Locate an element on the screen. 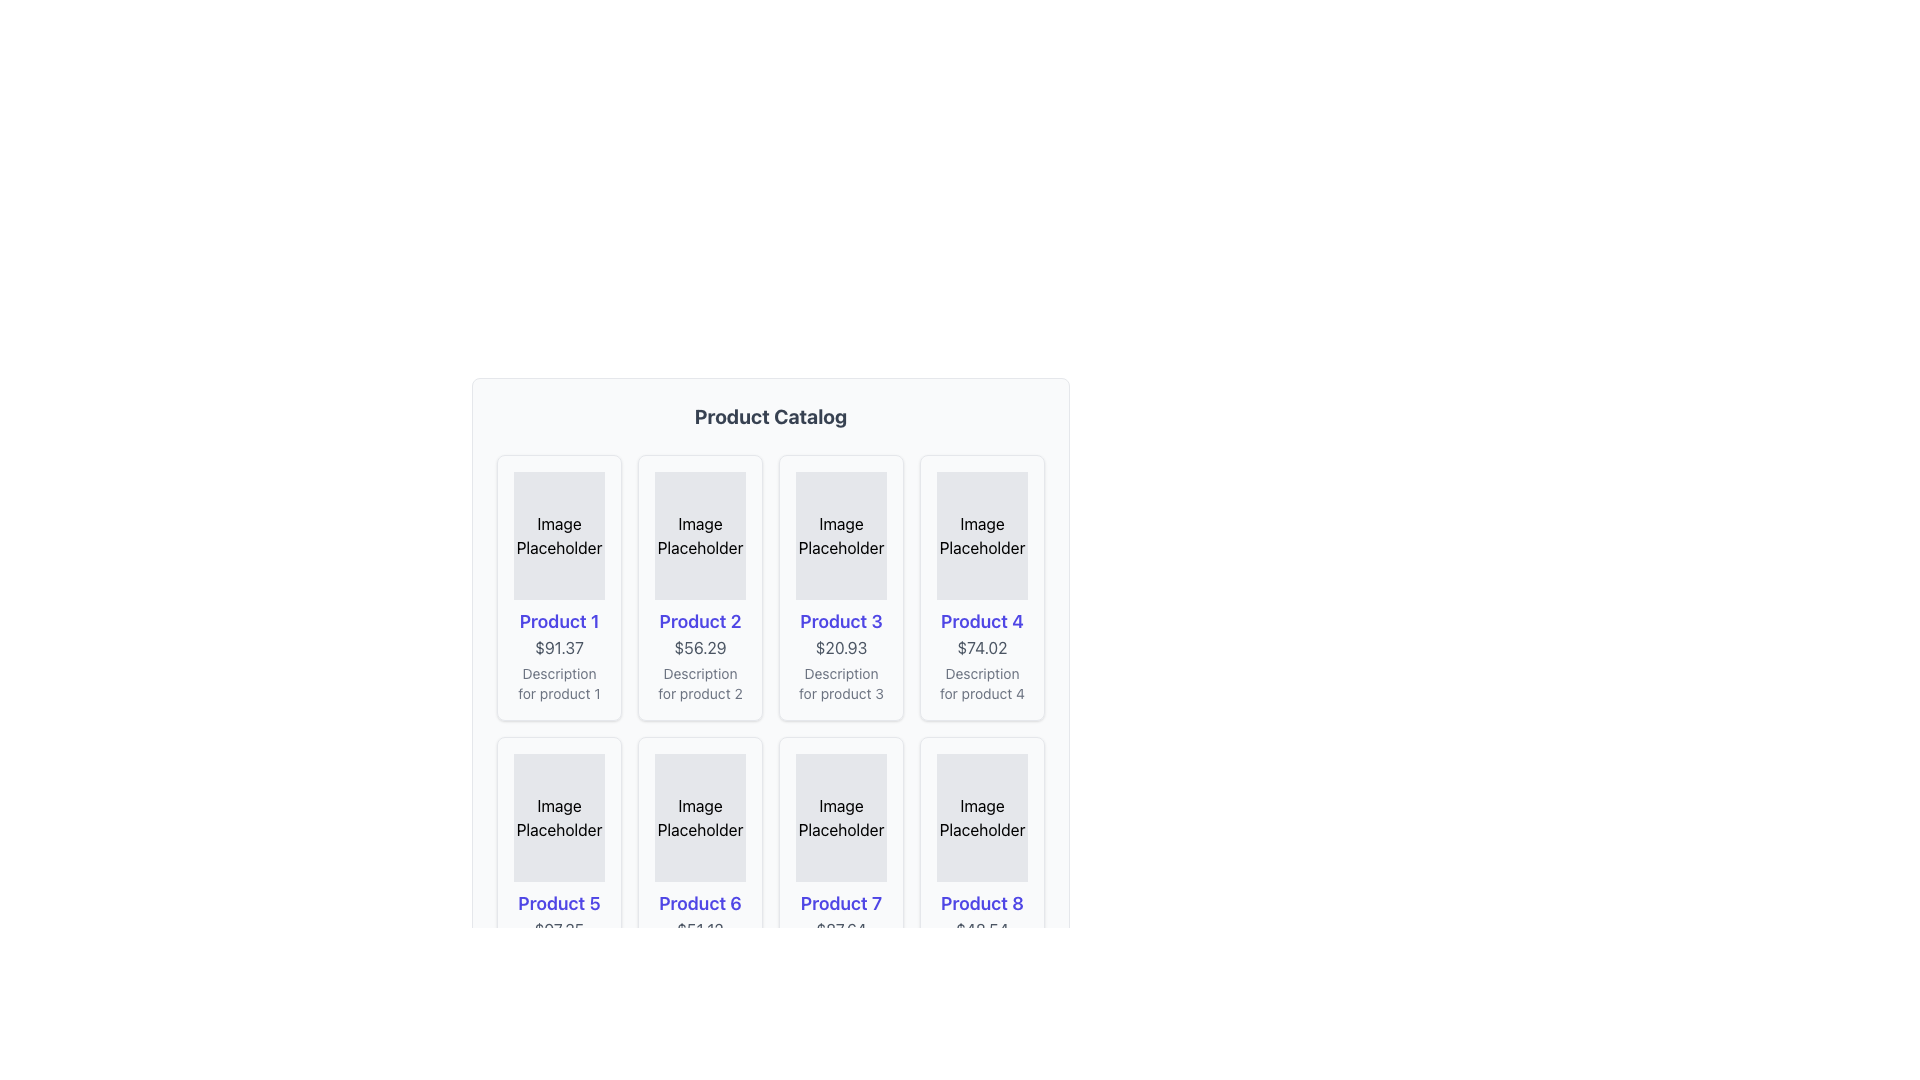 The height and width of the screenshot is (1080, 1920). the text element displaying the price '$74.02' in gray color, located under 'Product 4' and above 'Description for product 4' in the fourth card of the grid layout is located at coordinates (982, 648).